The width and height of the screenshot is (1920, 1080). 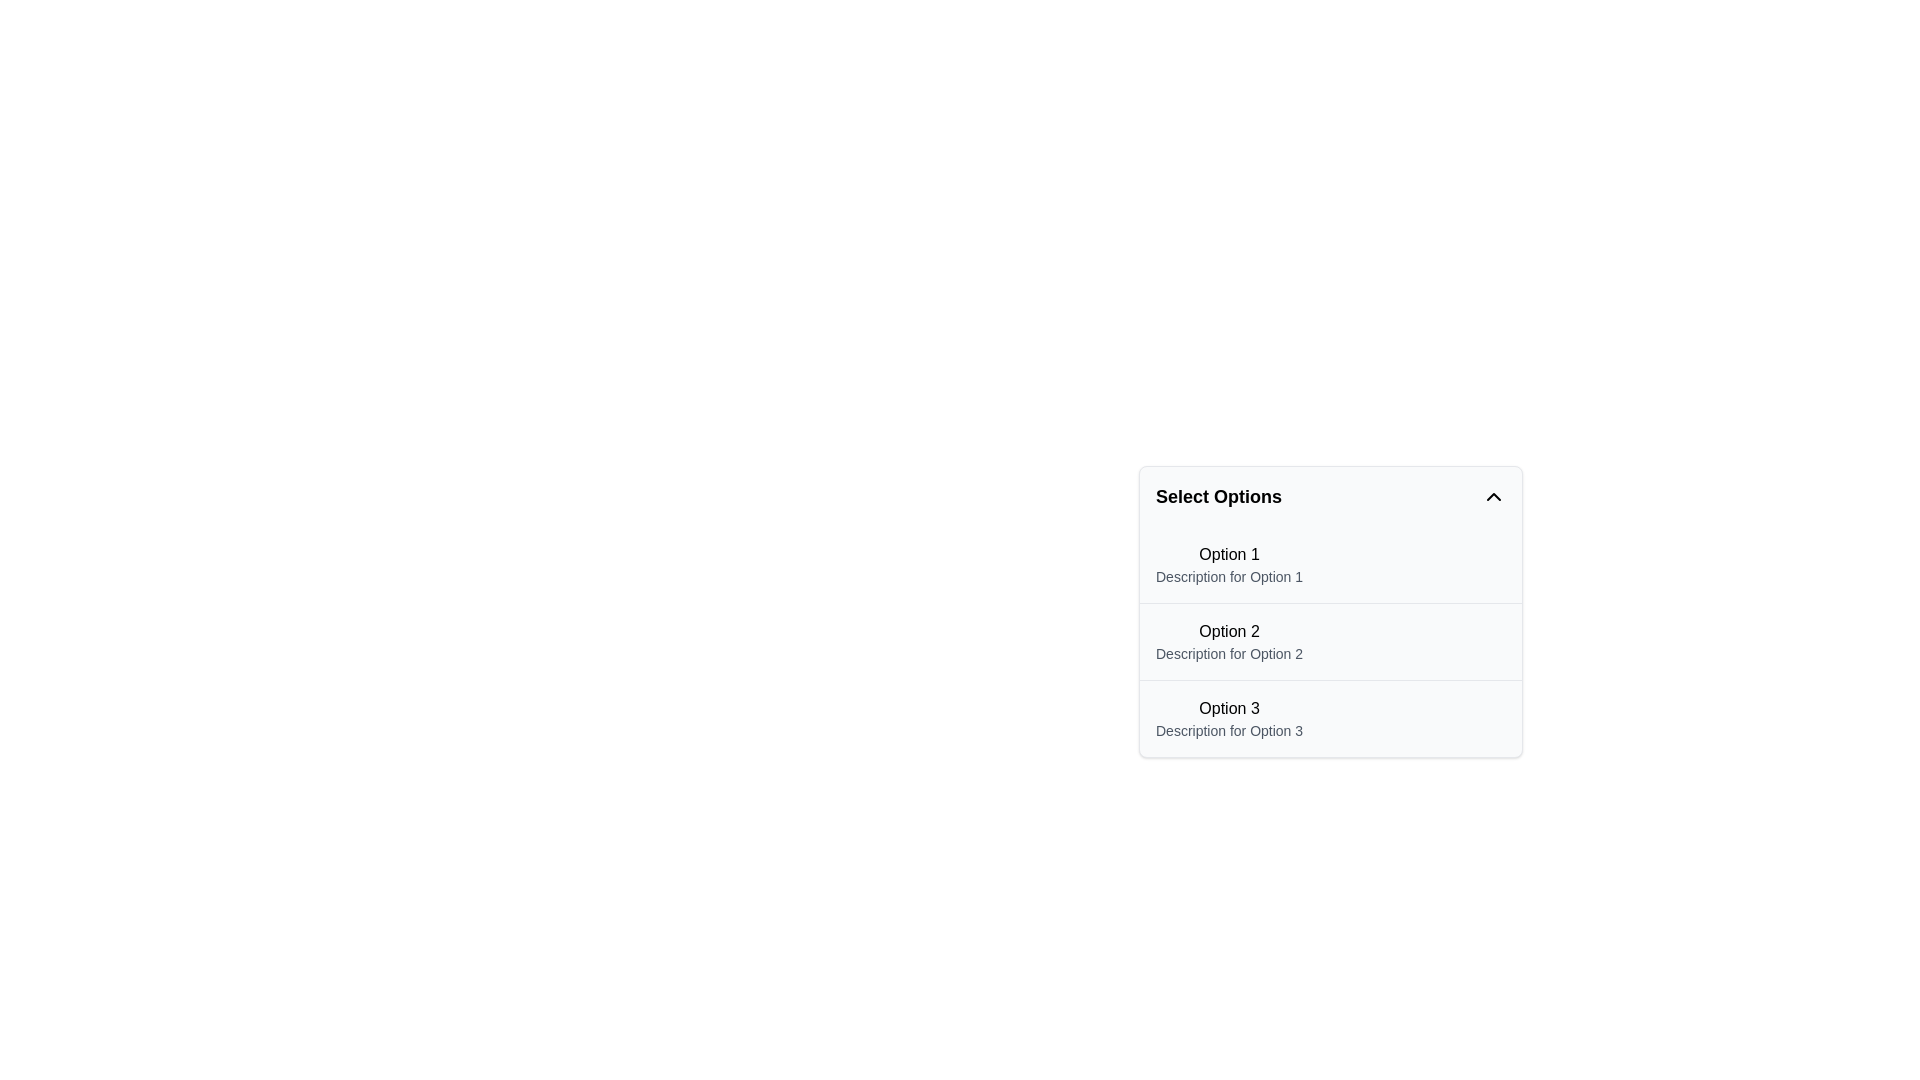 What do you see at coordinates (1228, 717) in the screenshot?
I see `the list item titled 'Option 3' in the dropdown menu` at bounding box center [1228, 717].